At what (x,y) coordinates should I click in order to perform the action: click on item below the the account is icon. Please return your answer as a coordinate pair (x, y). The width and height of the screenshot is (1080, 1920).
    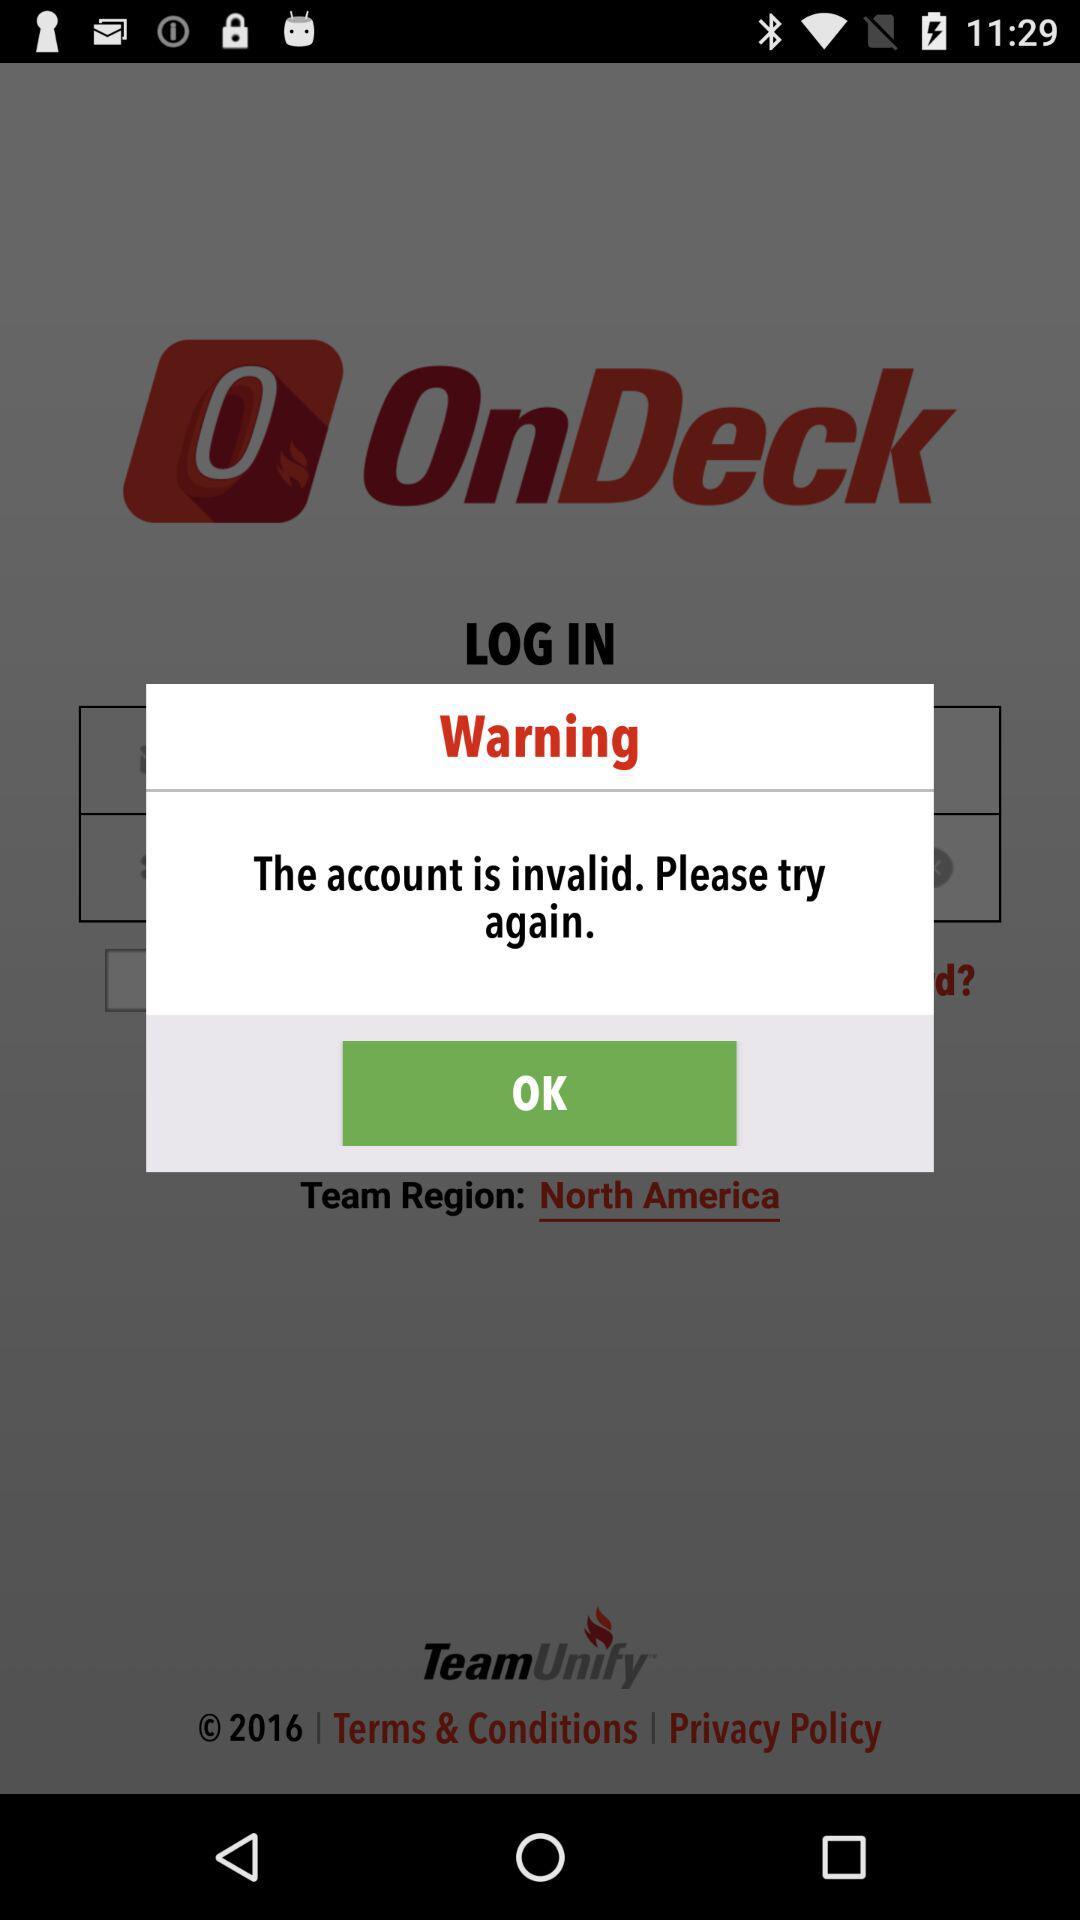
    Looking at the image, I should click on (538, 1092).